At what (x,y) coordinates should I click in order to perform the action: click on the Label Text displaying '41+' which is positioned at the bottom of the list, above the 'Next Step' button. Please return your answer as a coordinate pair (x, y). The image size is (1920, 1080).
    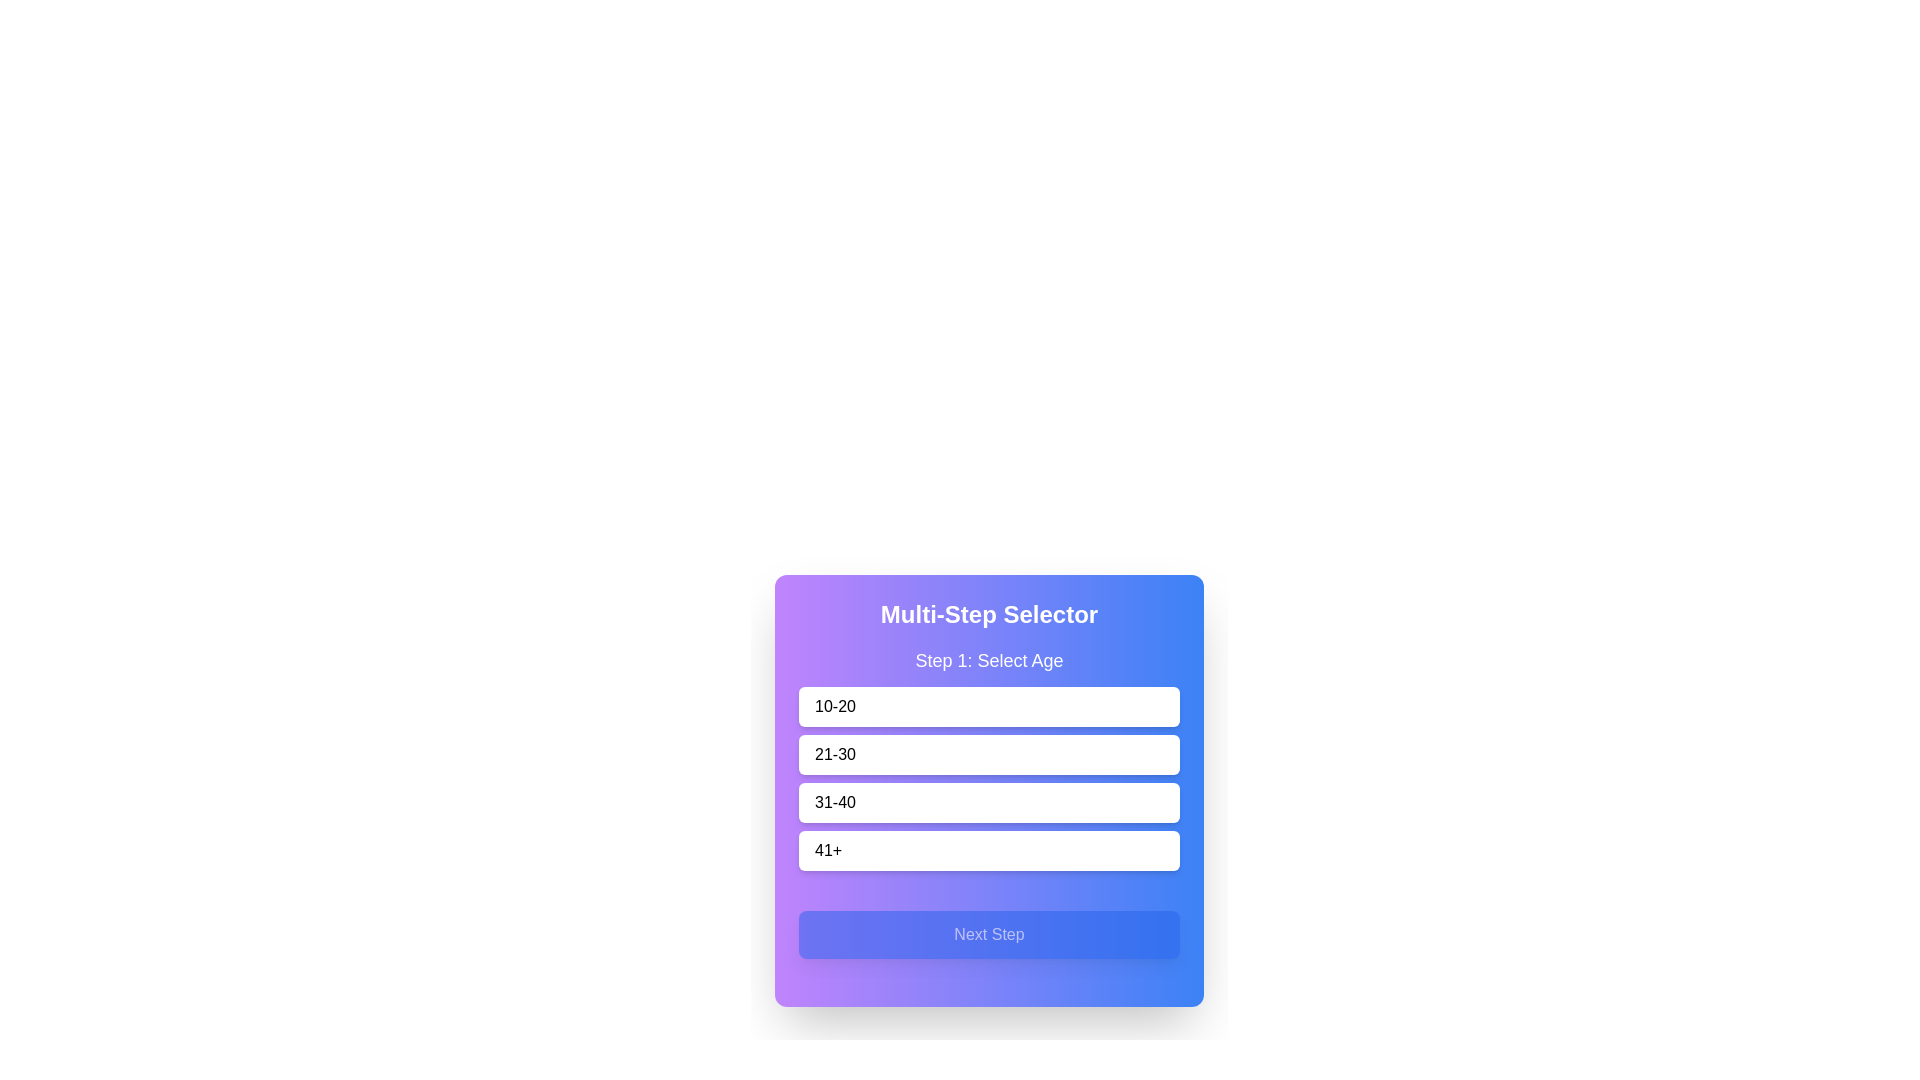
    Looking at the image, I should click on (828, 851).